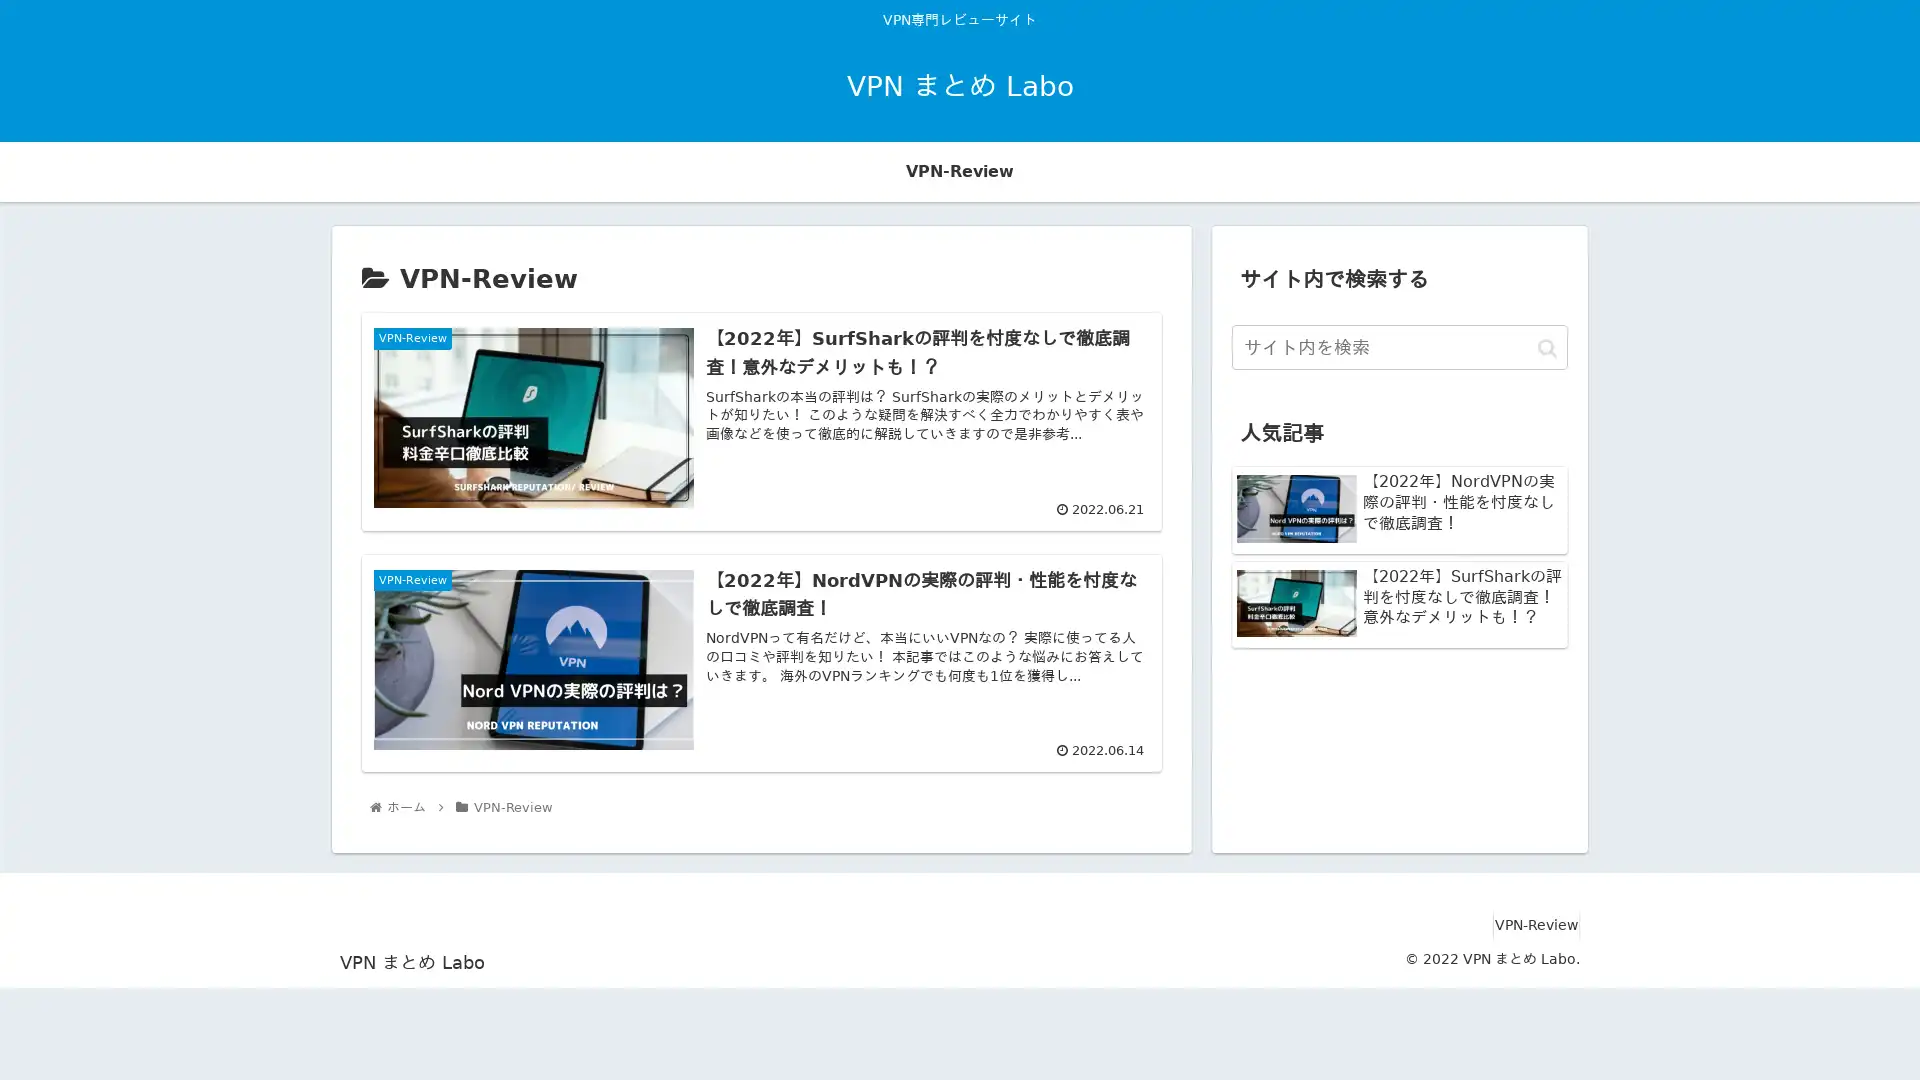 This screenshot has height=1080, width=1920. Describe the element at coordinates (1546, 346) in the screenshot. I see `button` at that location.